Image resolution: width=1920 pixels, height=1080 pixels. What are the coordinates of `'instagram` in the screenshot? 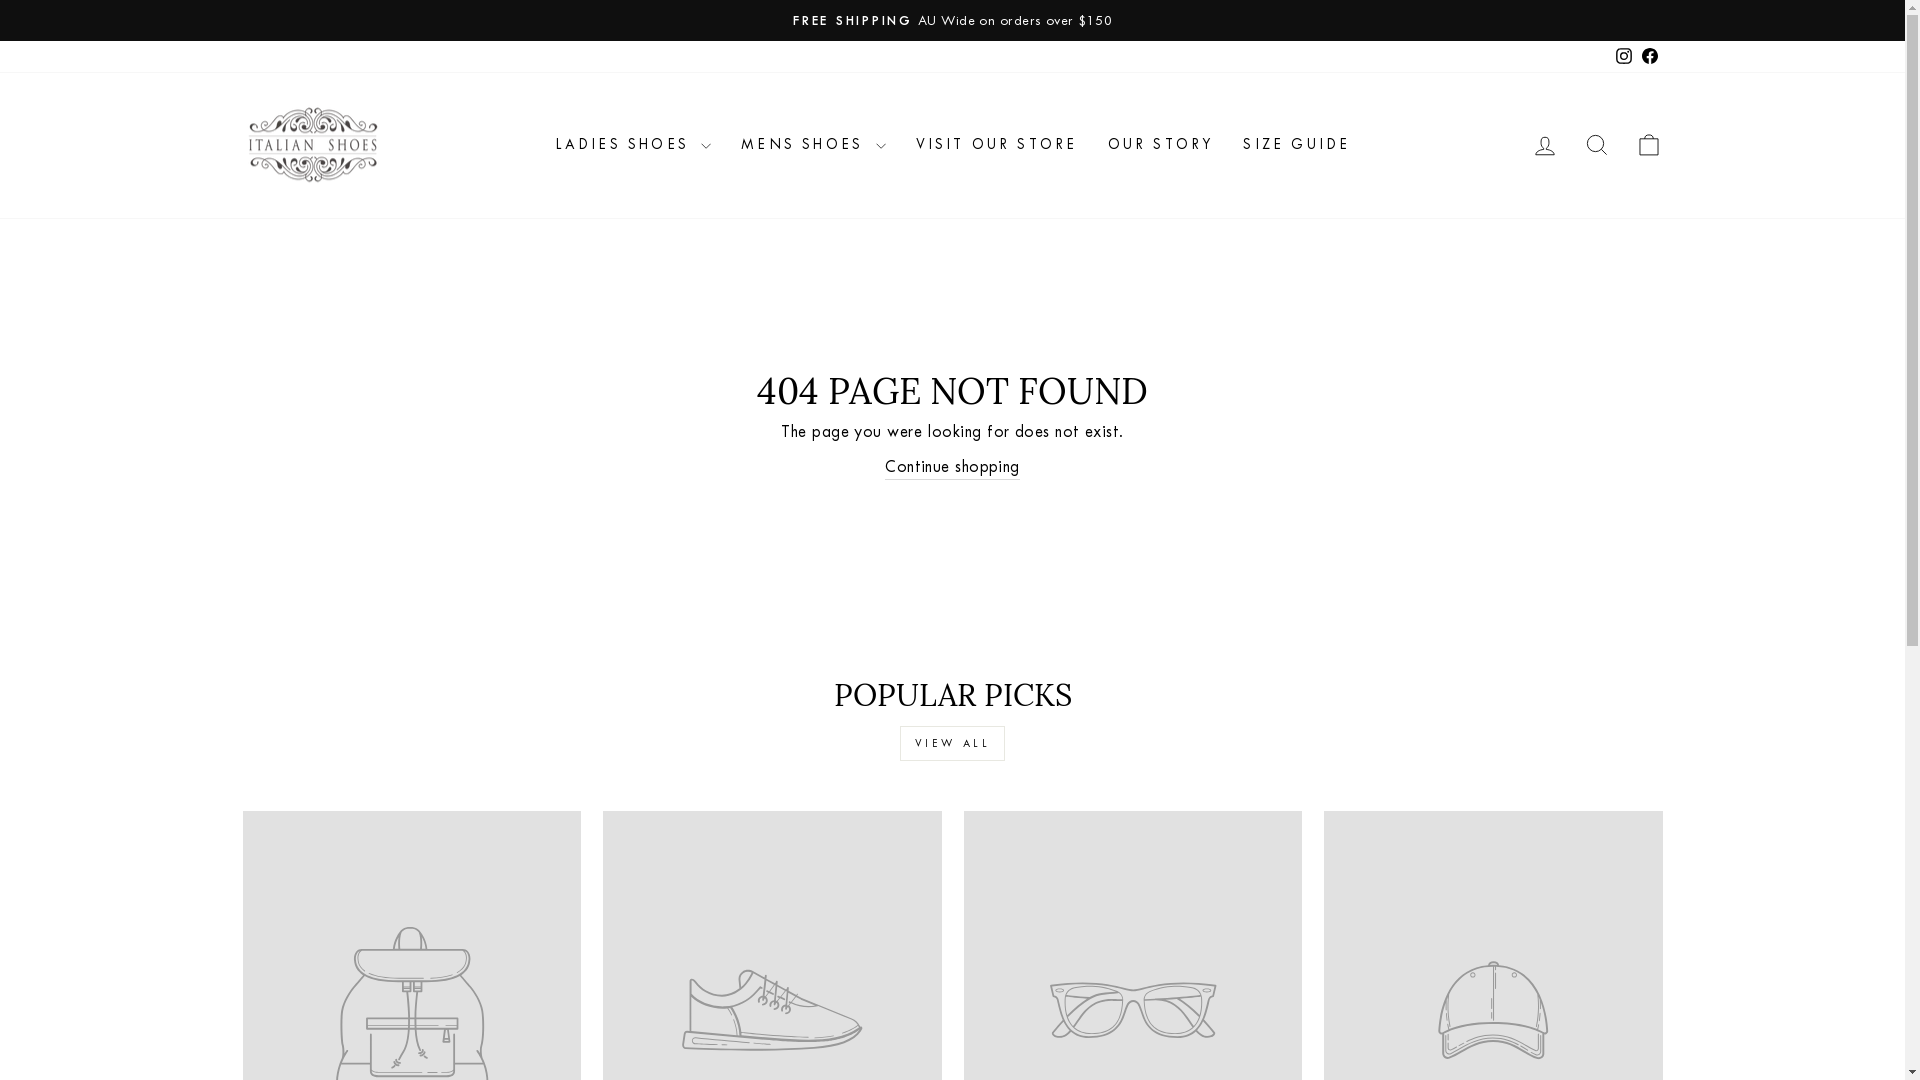 It's located at (1622, 55).